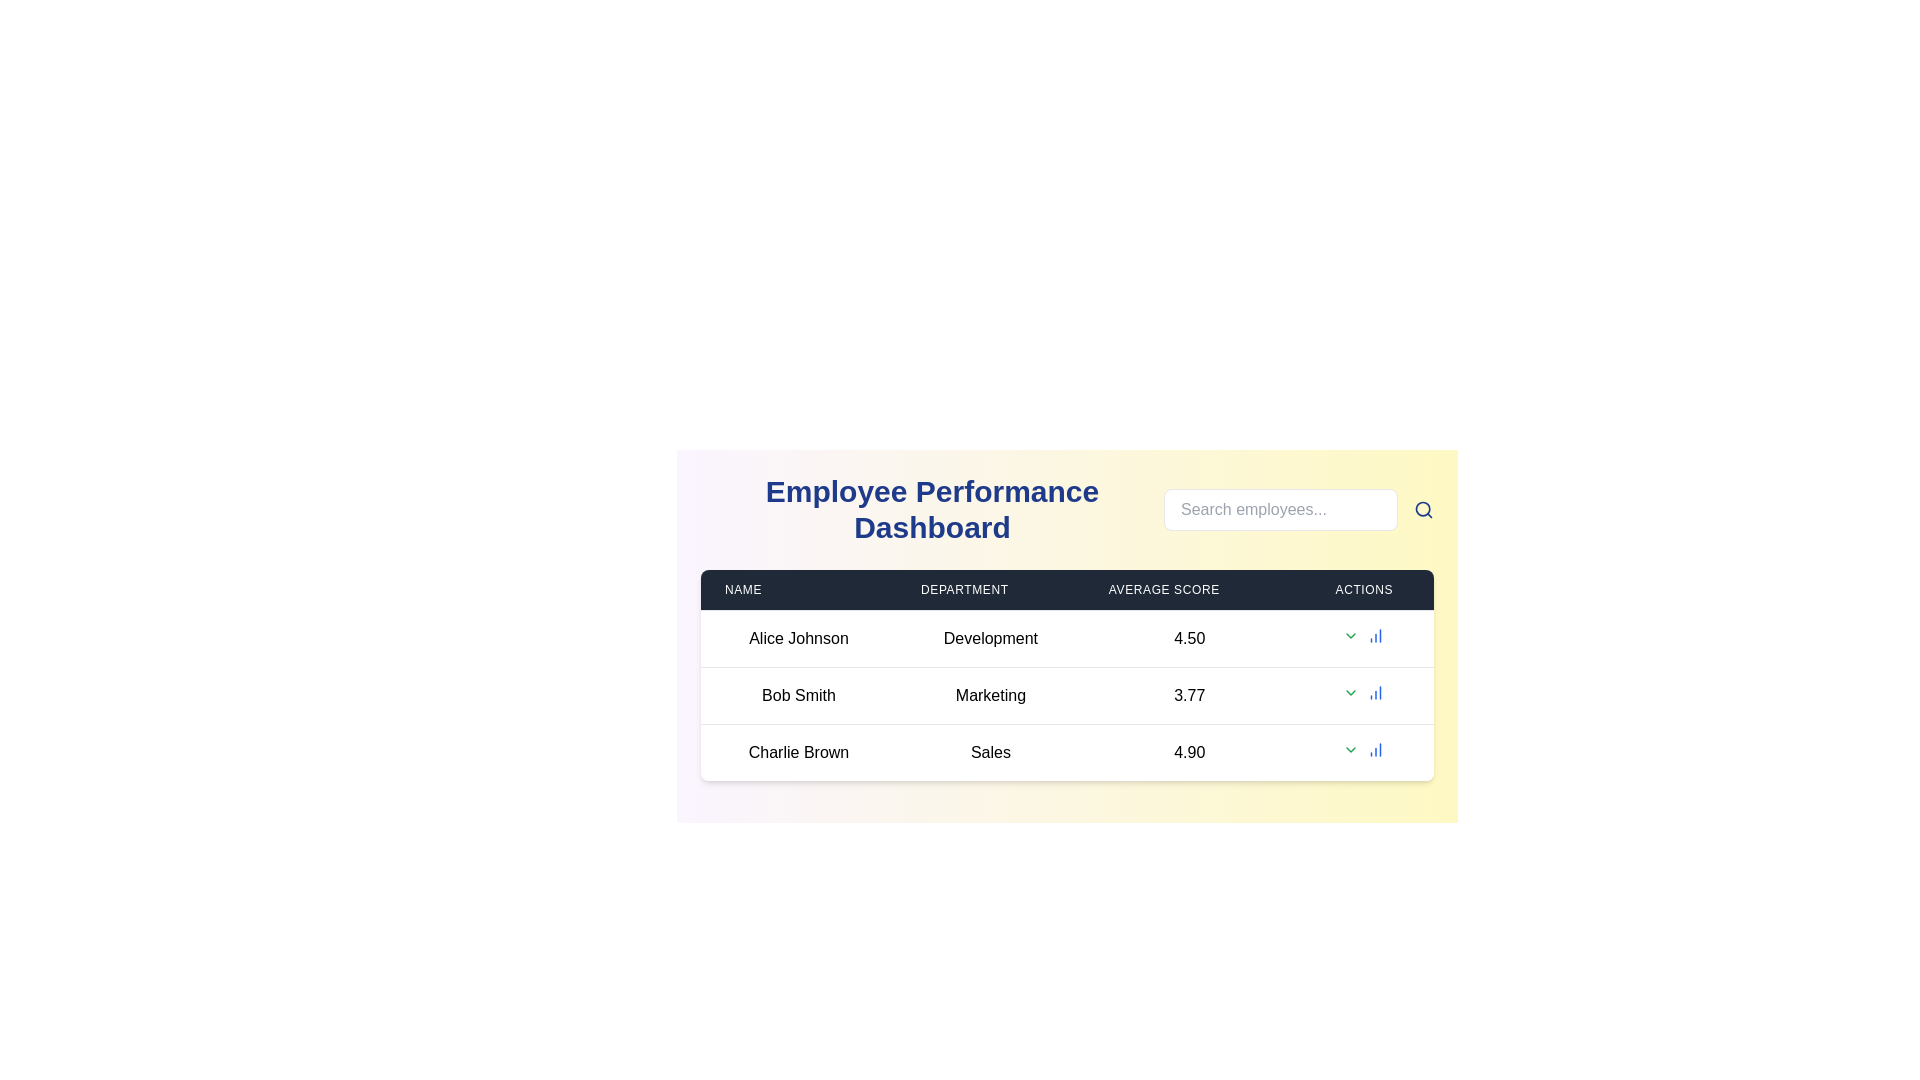 The width and height of the screenshot is (1920, 1080). Describe the element at coordinates (990, 694) in the screenshot. I see `the Text label displaying the department name for the employee 'Bob Smith' in the second column of the table` at that location.